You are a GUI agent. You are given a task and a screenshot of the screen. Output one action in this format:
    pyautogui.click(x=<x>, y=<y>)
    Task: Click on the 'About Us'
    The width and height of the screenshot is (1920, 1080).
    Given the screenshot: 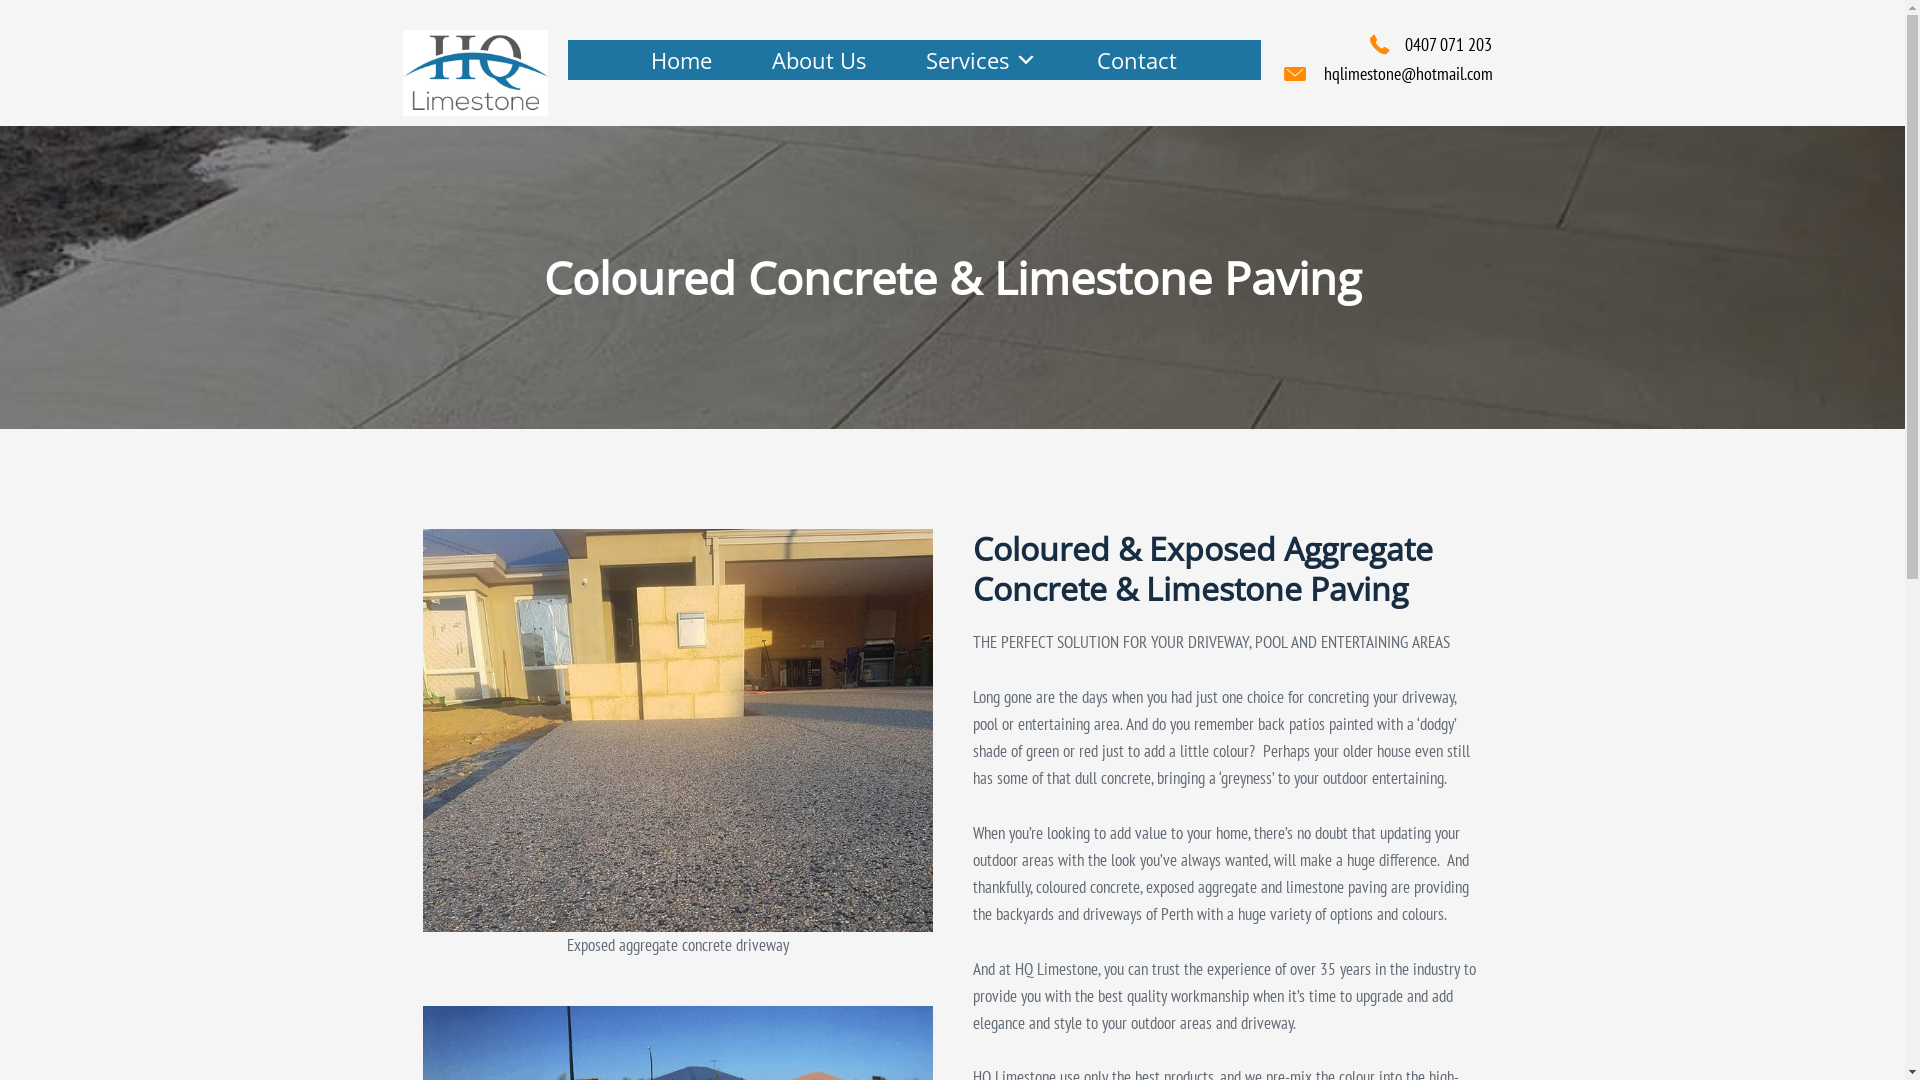 What is the action you would take?
    pyautogui.click(x=819, y=59)
    